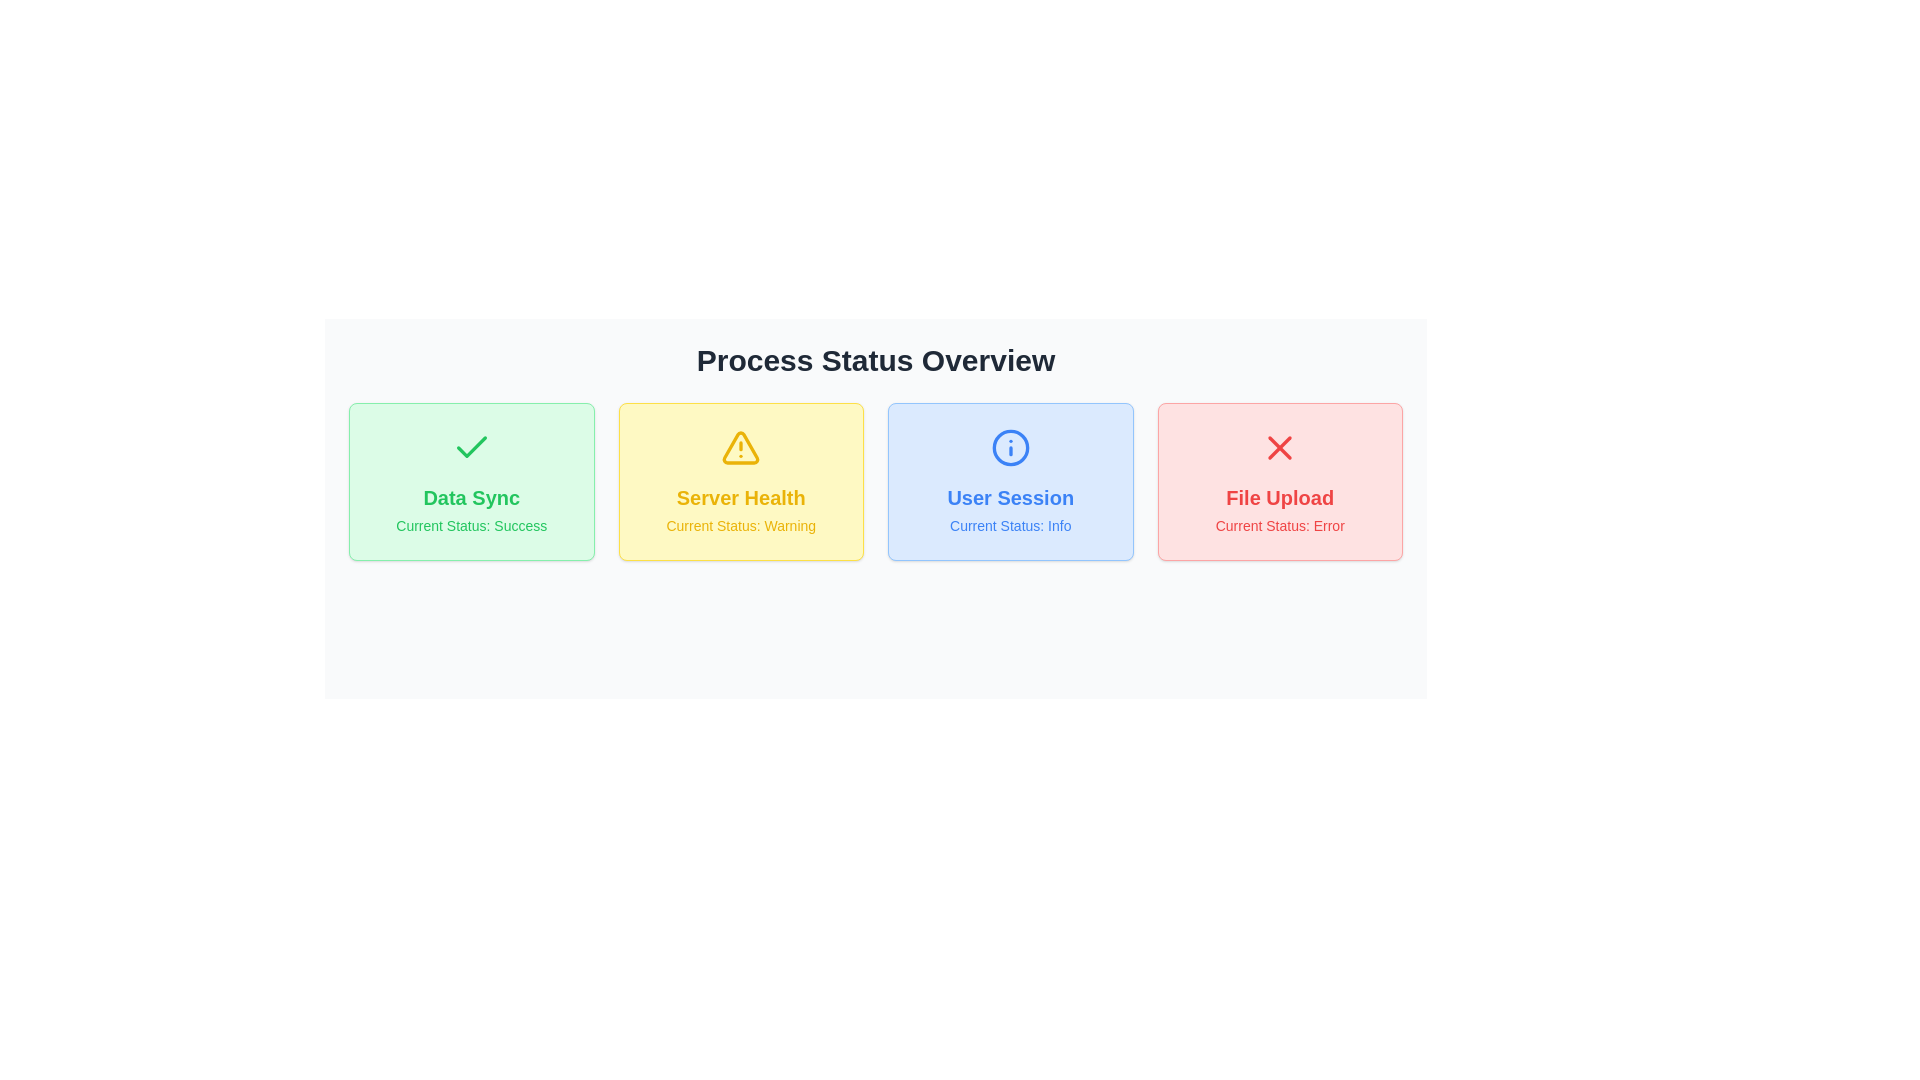 Image resolution: width=1920 pixels, height=1080 pixels. Describe the element at coordinates (740, 446) in the screenshot. I see `the triangular warning symbol icon located in the 'Server Health' section under the 'Process Status Overview' header` at that location.